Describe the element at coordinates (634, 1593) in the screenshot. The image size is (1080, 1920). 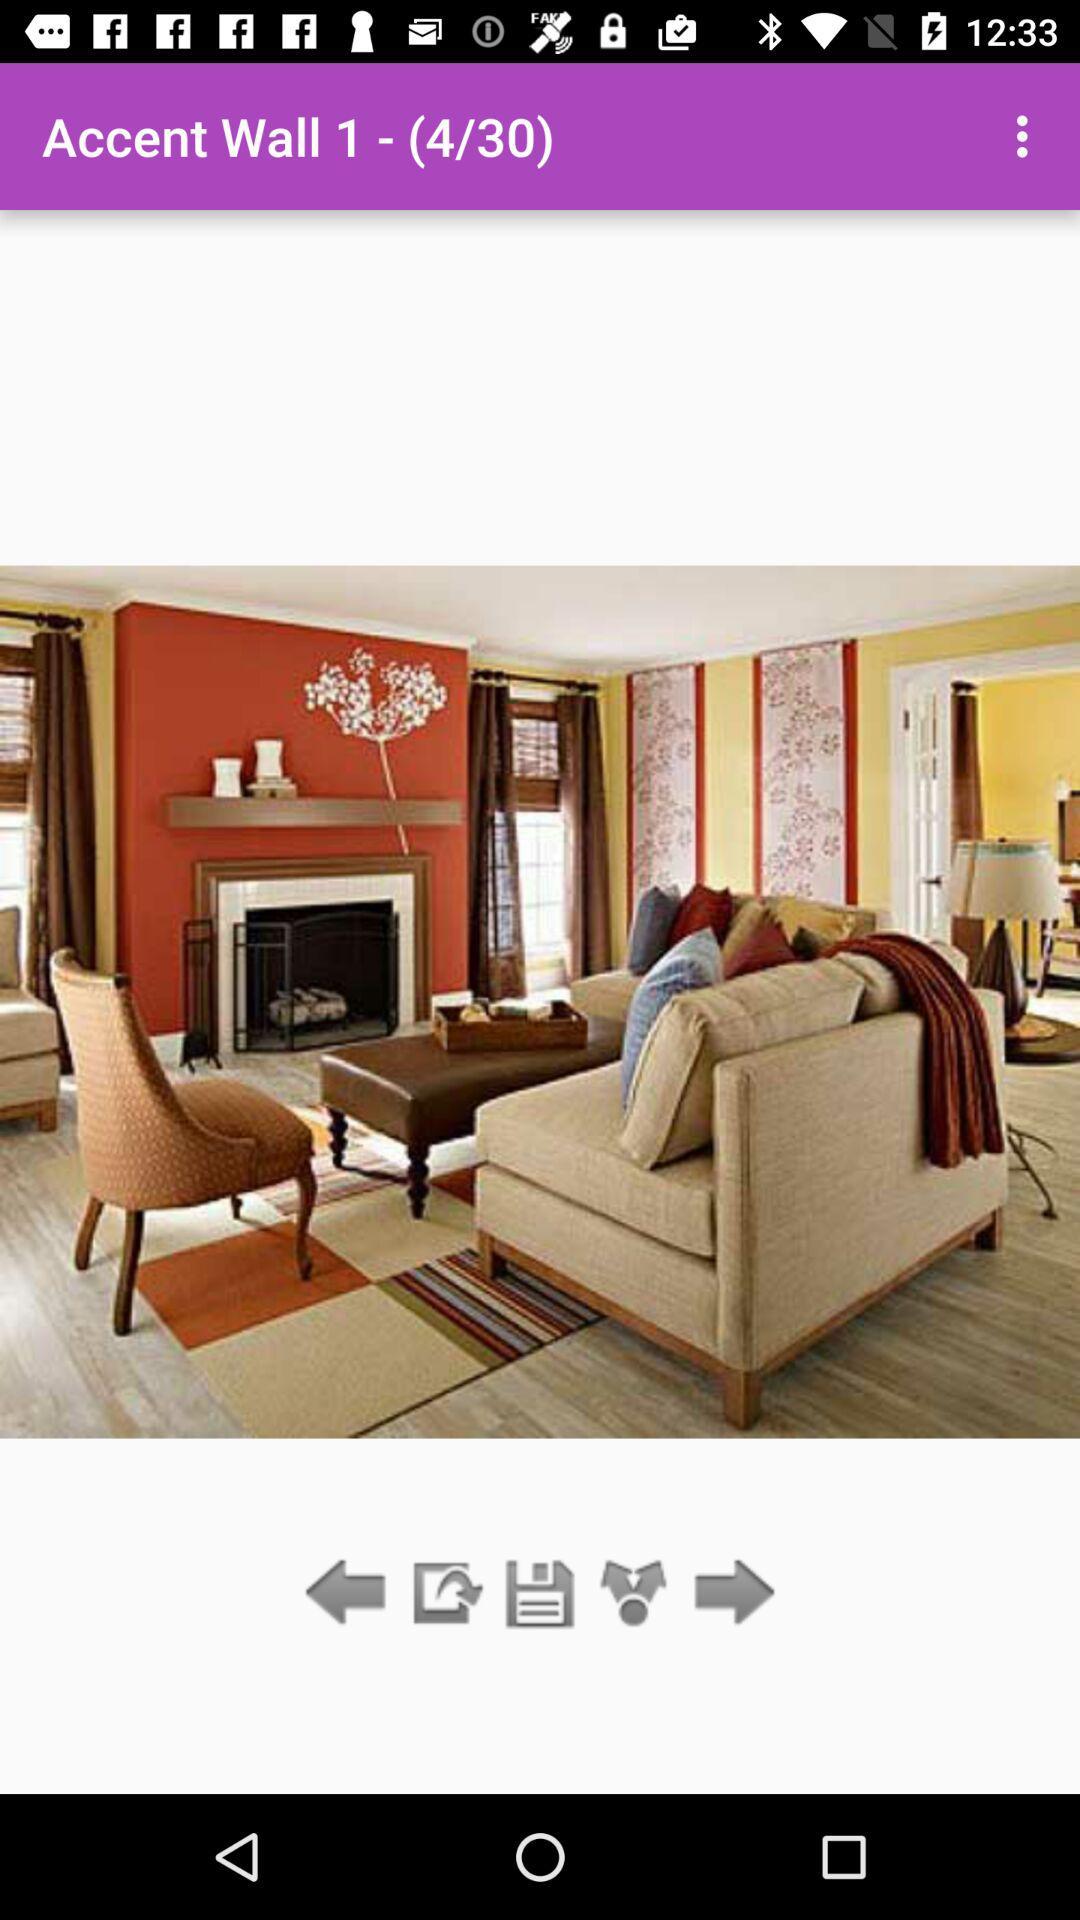
I see `the share icon` at that location.